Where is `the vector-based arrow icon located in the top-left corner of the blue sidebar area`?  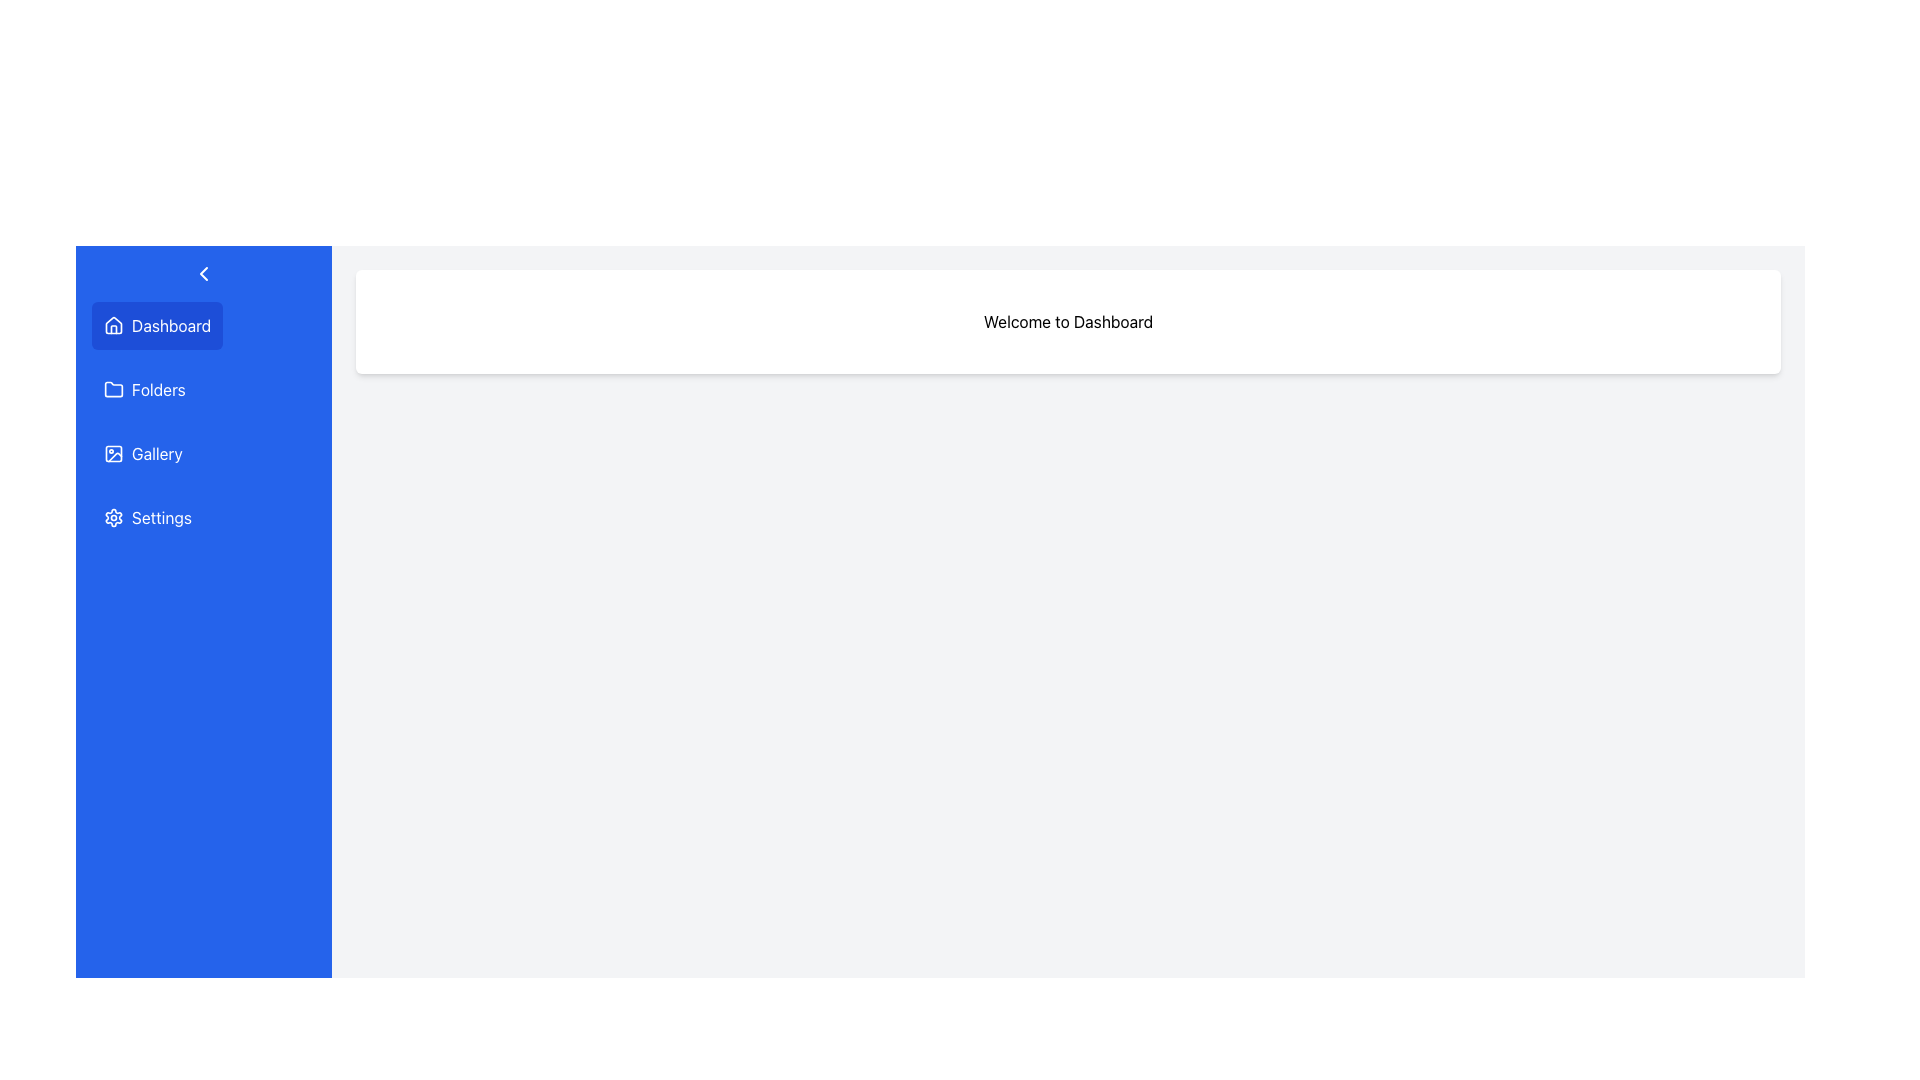
the vector-based arrow icon located in the top-left corner of the blue sidebar area is located at coordinates (203, 273).